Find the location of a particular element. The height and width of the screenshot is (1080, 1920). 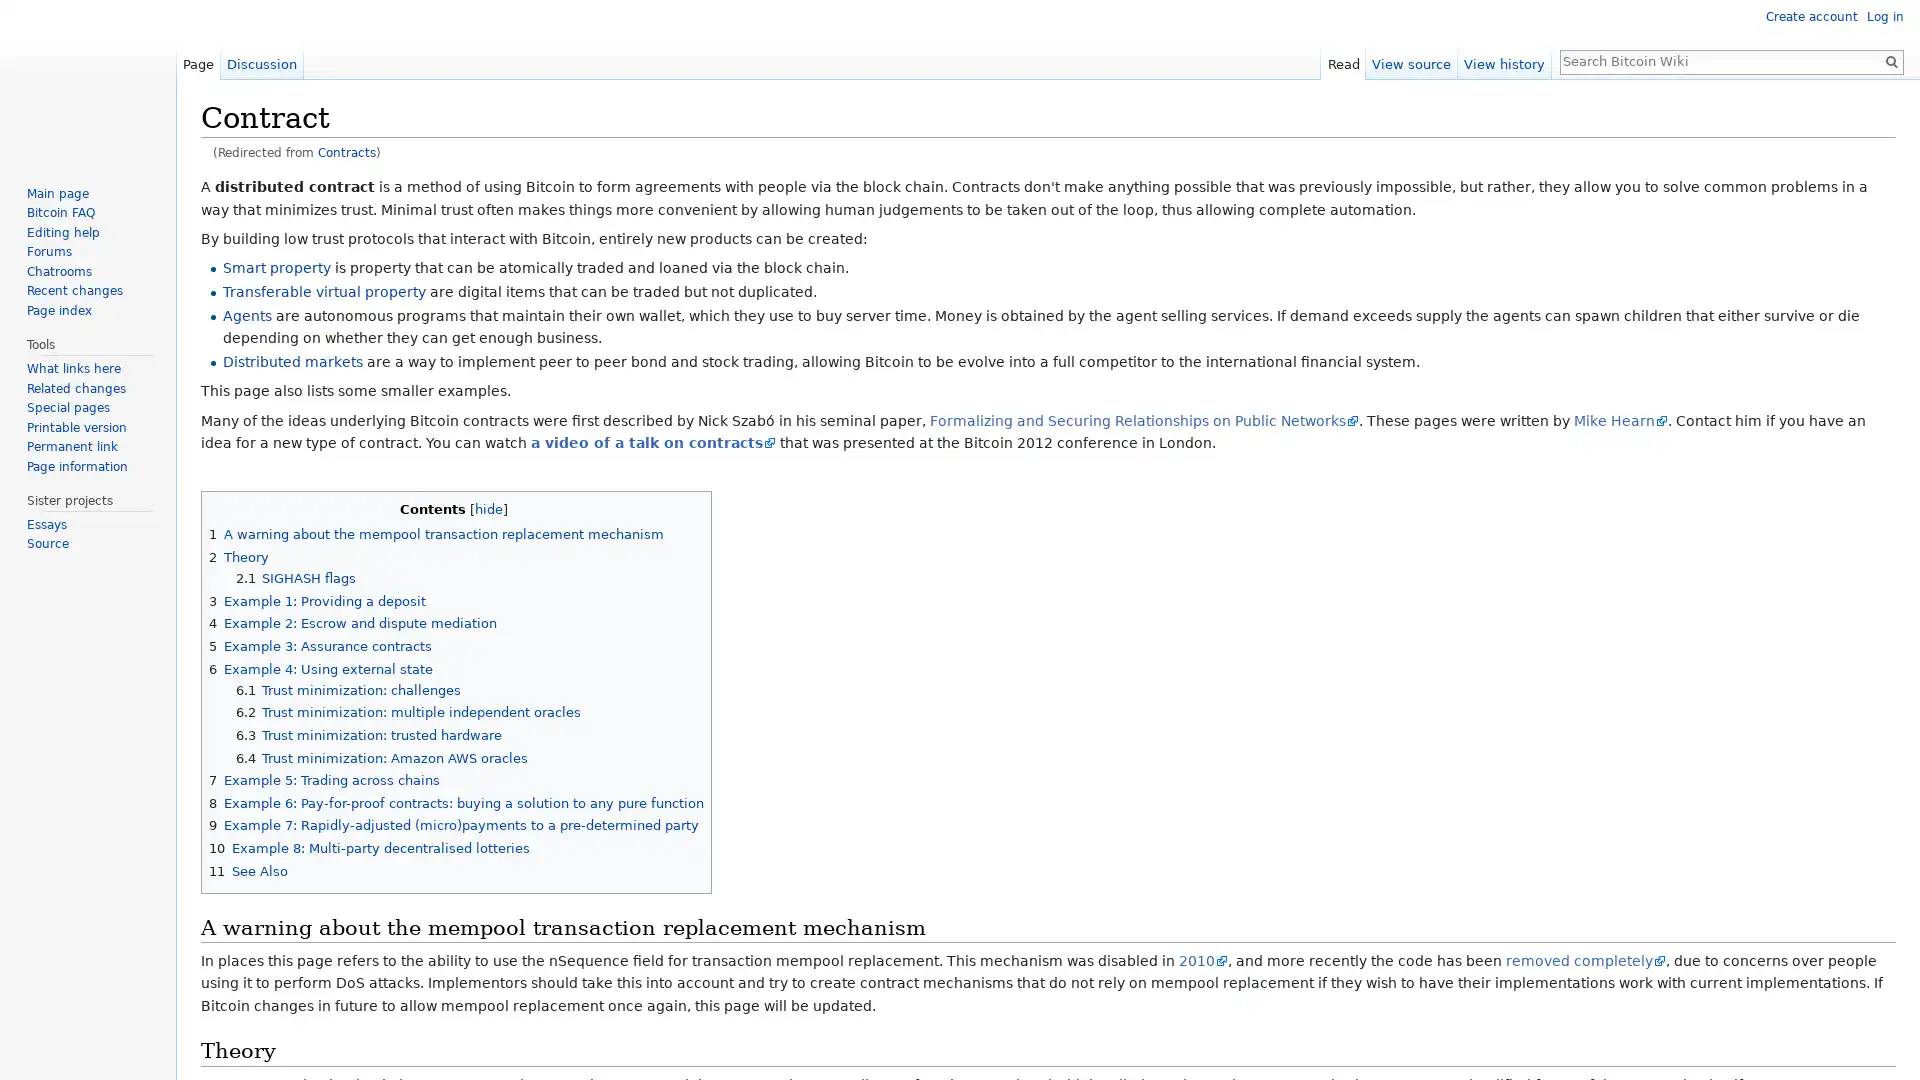

Go is located at coordinates (1890, 60).